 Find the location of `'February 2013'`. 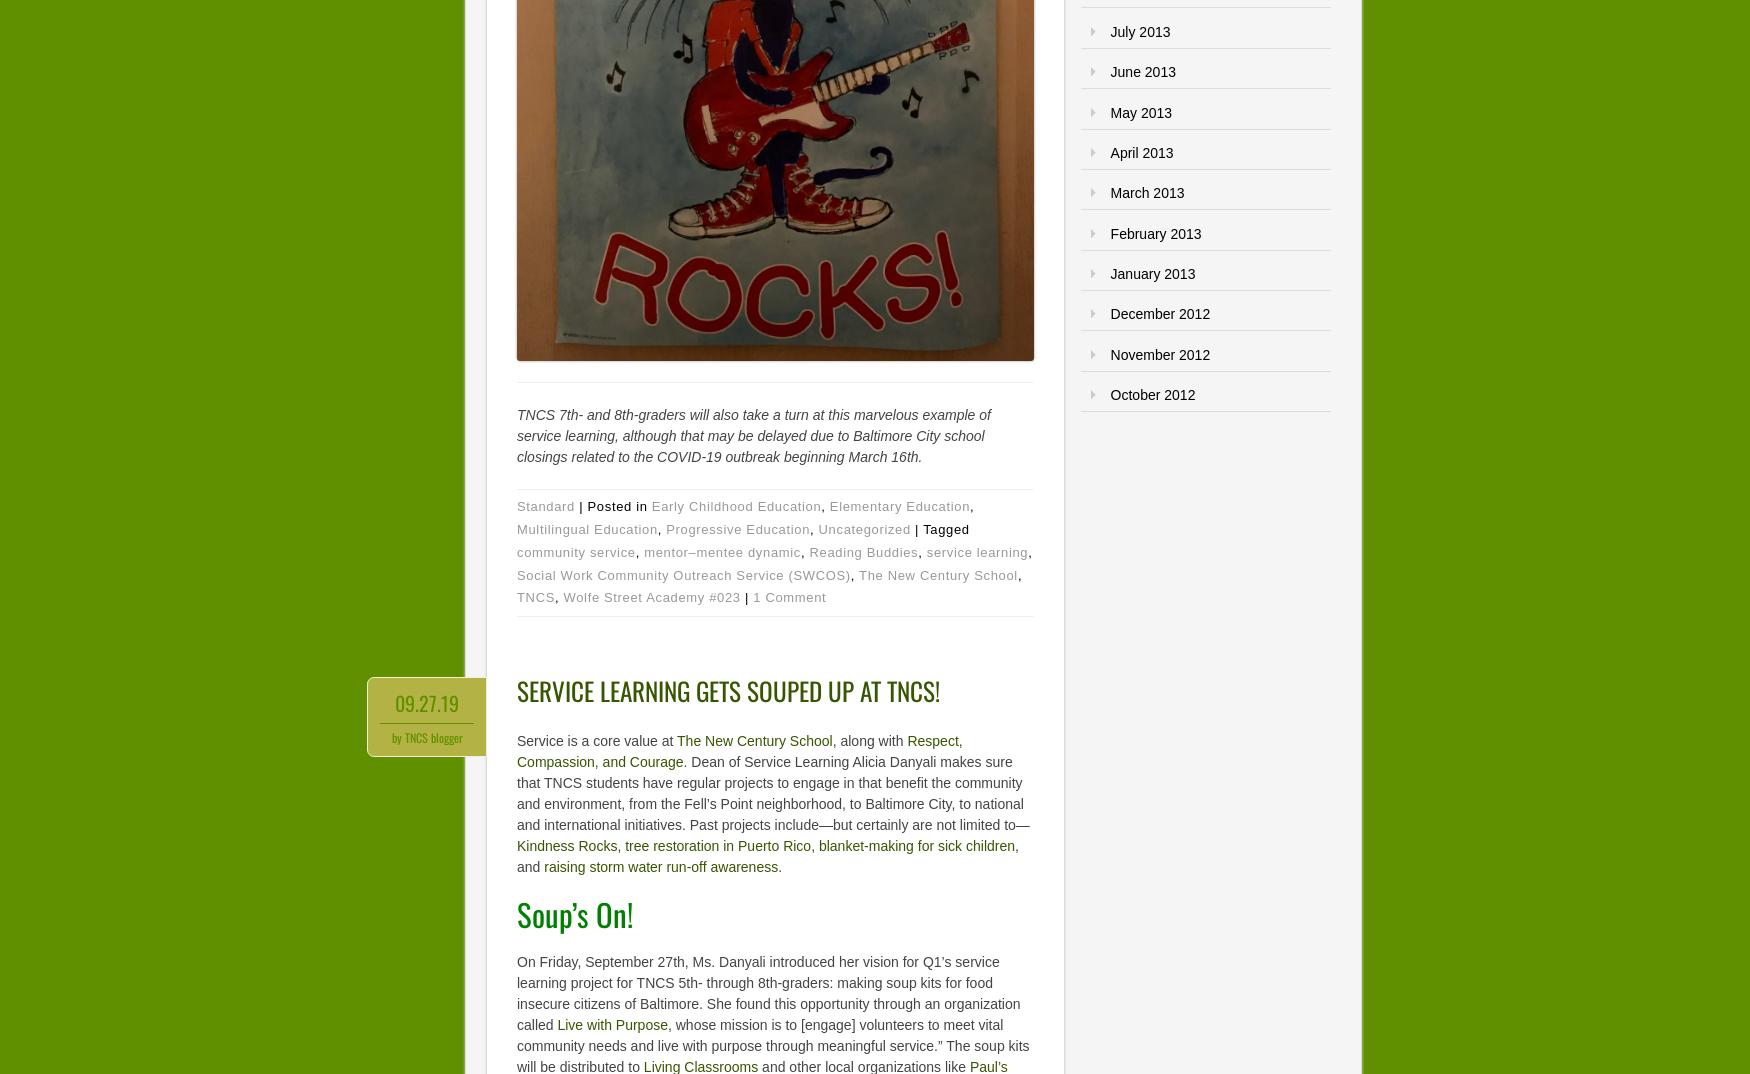

'February 2013' is located at coordinates (1154, 231).